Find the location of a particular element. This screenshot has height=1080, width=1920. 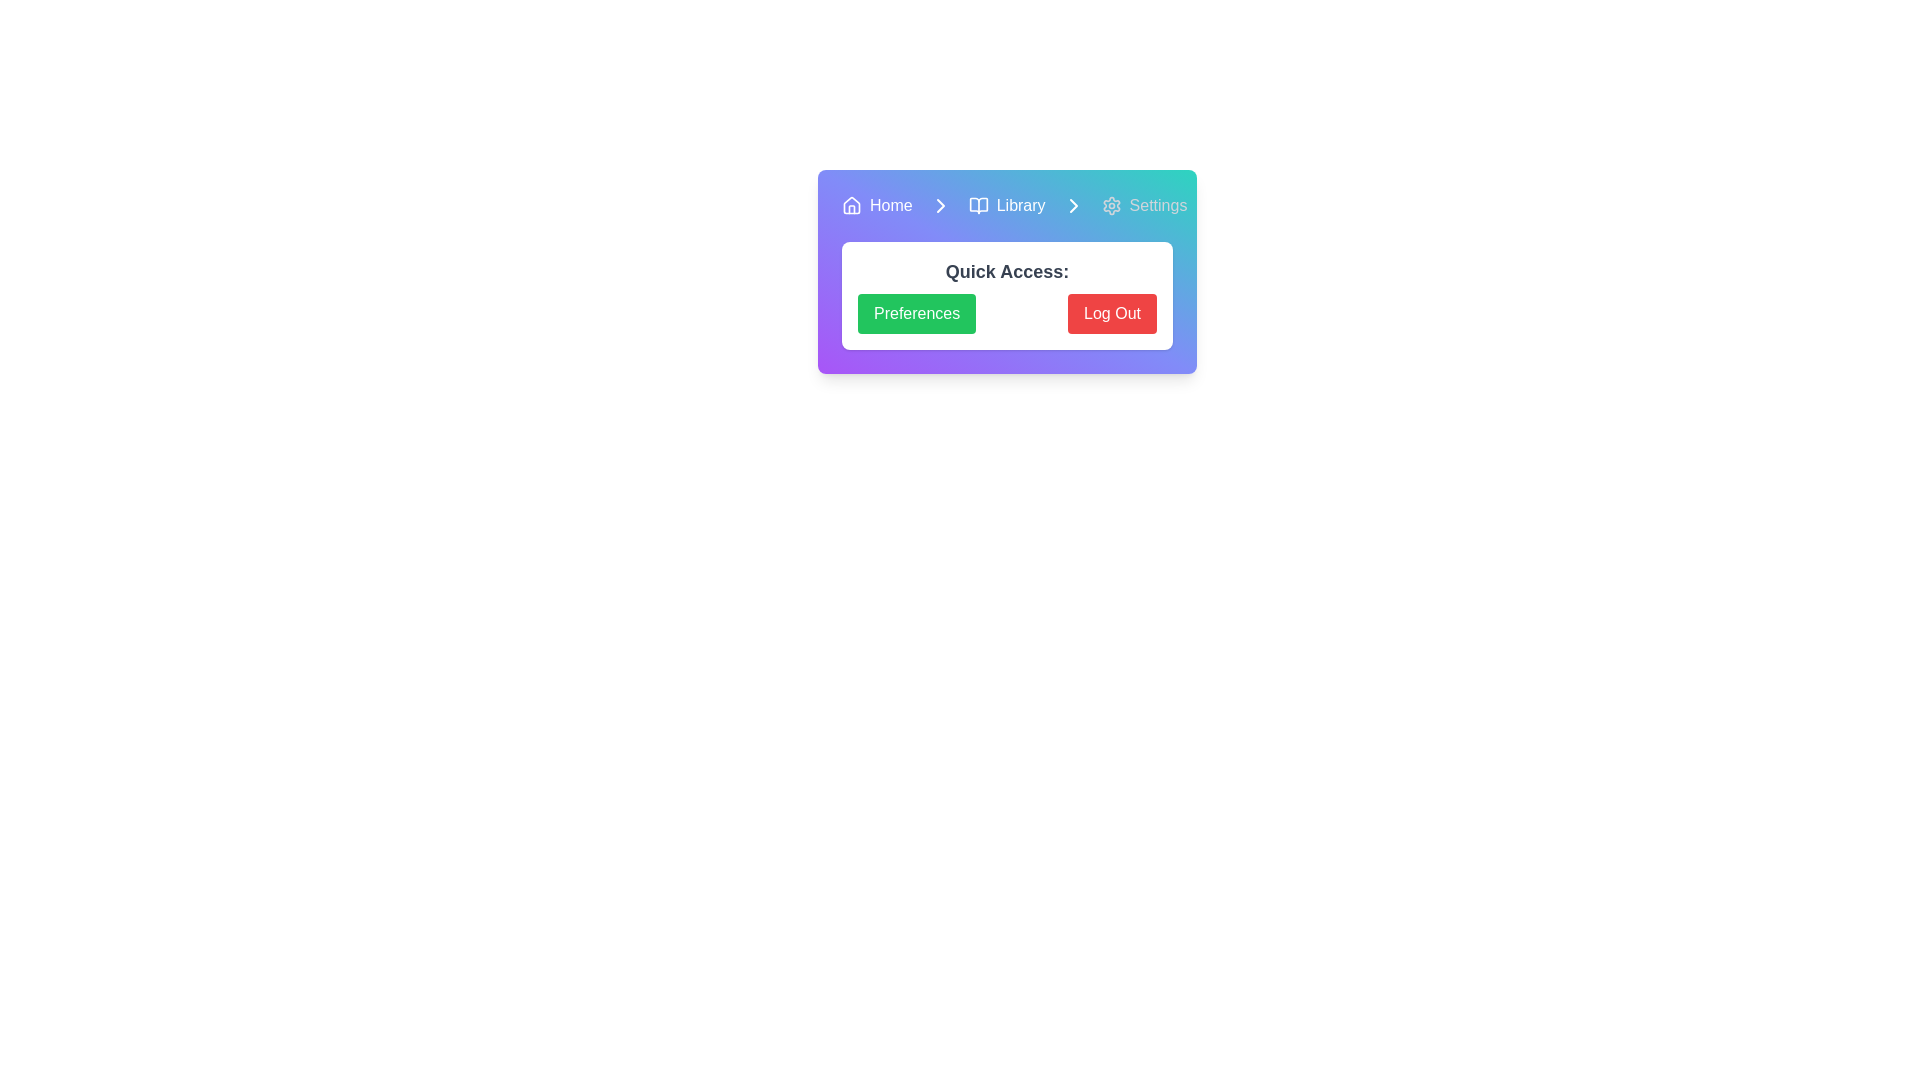

the 'Library' step in the breadcrumb navigation bar is located at coordinates (1007, 205).